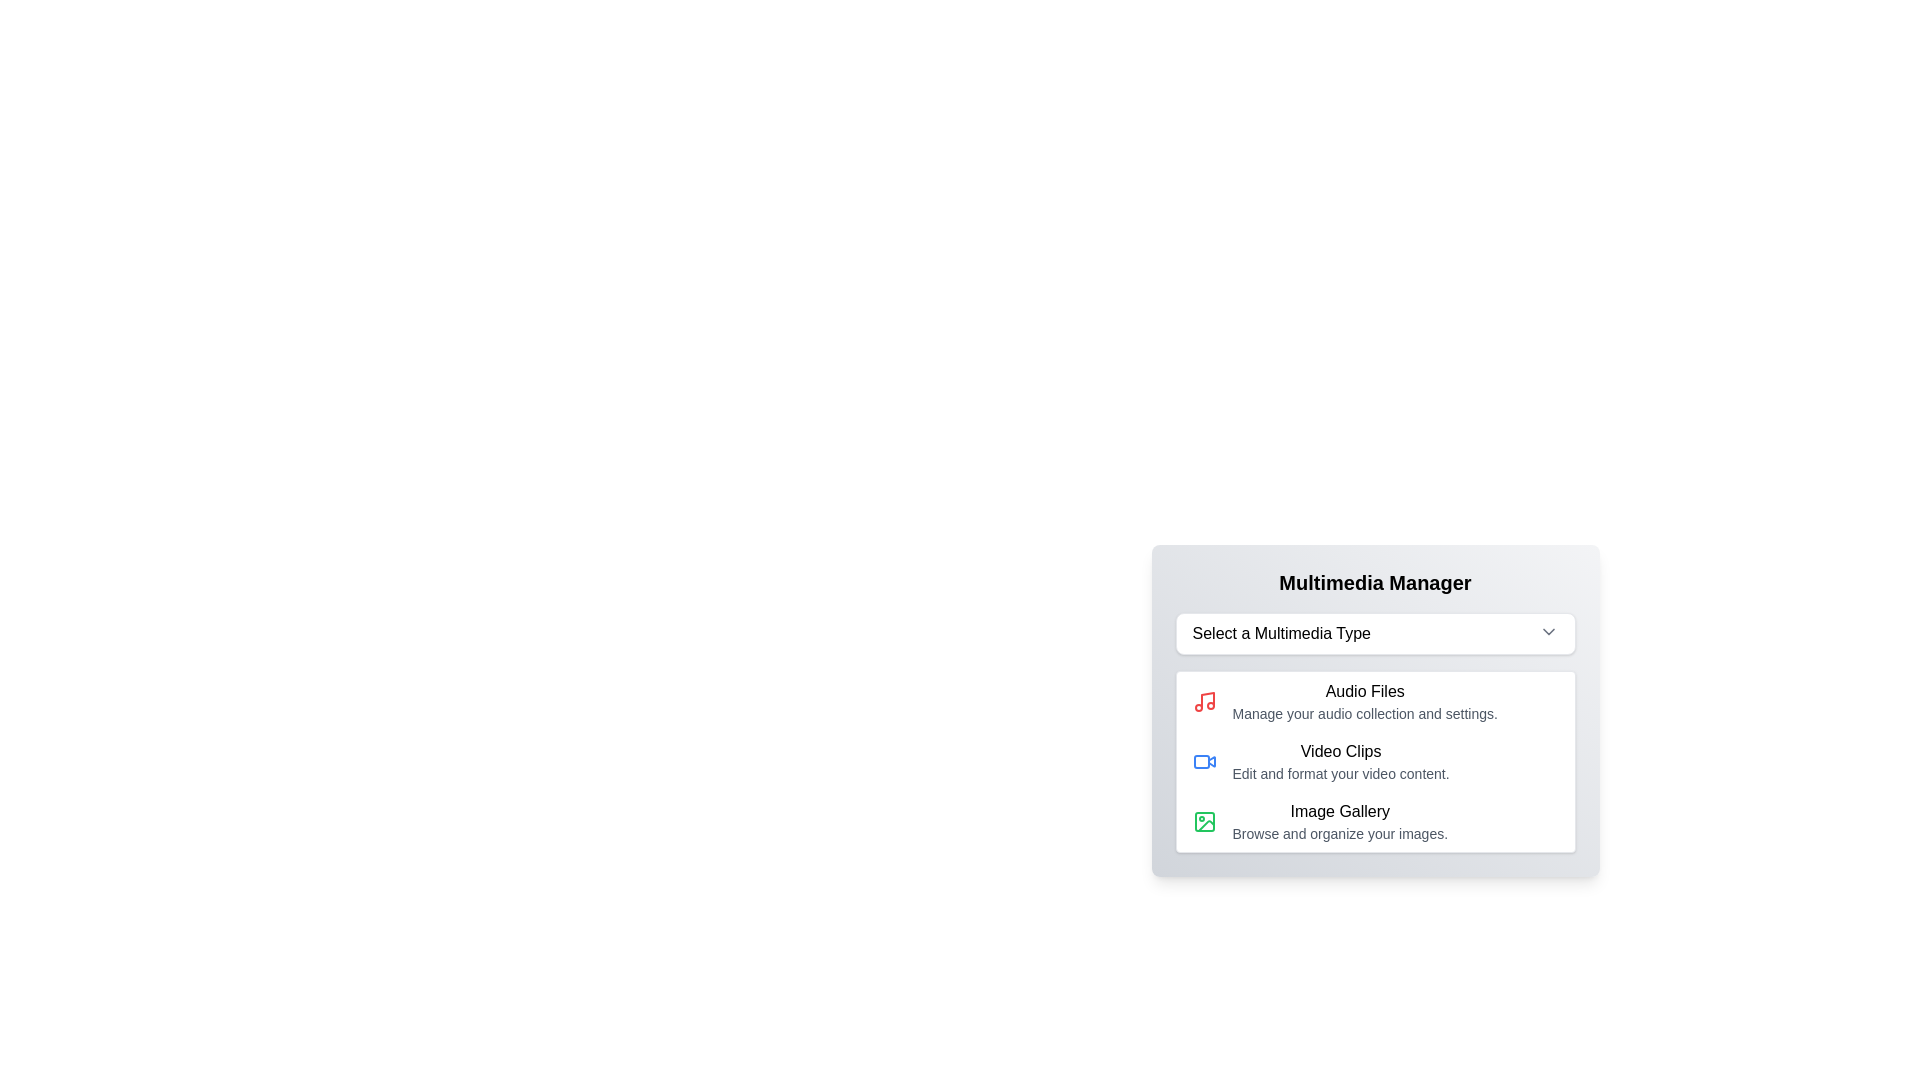  I want to click on the Text Label that provides clarification about the 'Audio Files' option, located under the heading 'Audio Files' in the 'Multimedia Manager' interface, so click(1364, 712).